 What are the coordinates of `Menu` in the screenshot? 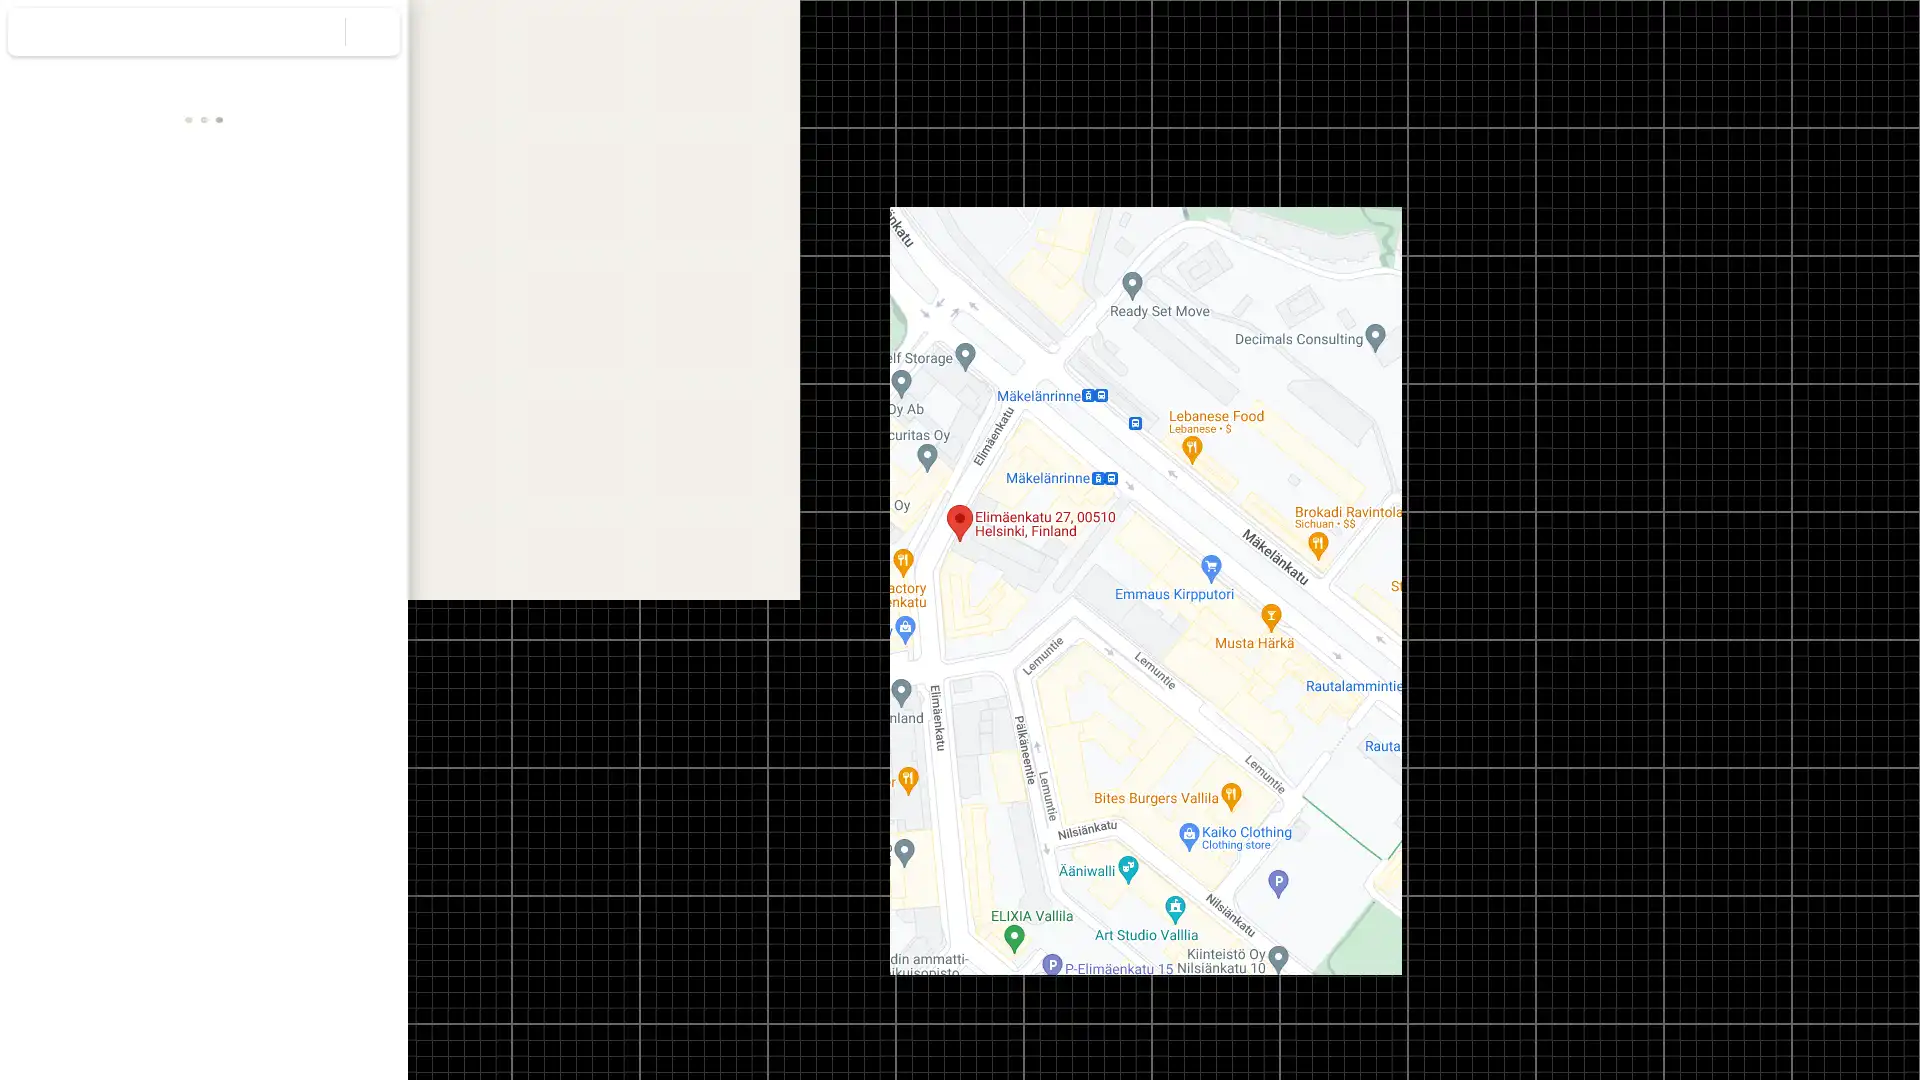 It's located at (35, 34).